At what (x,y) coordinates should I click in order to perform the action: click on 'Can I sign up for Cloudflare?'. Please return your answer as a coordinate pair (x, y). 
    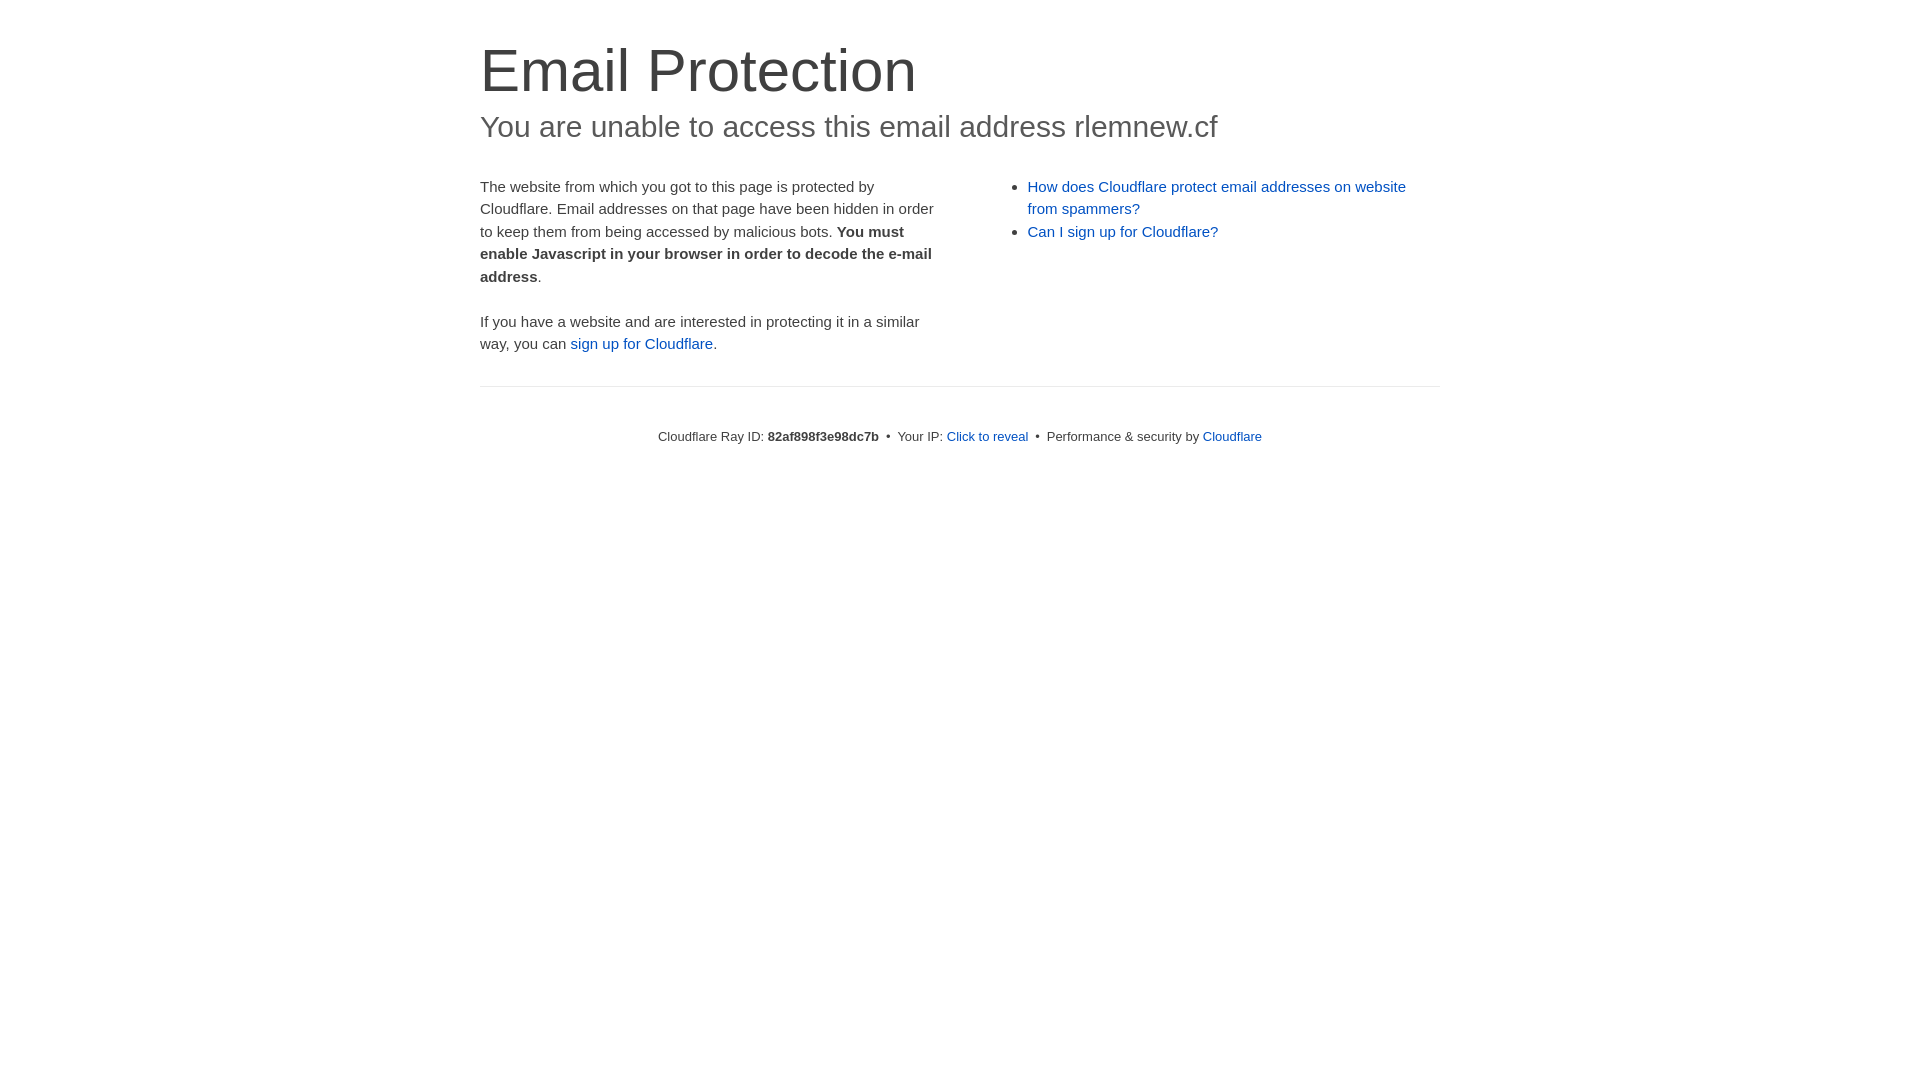
    Looking at the image, I should click on (1123, 230).